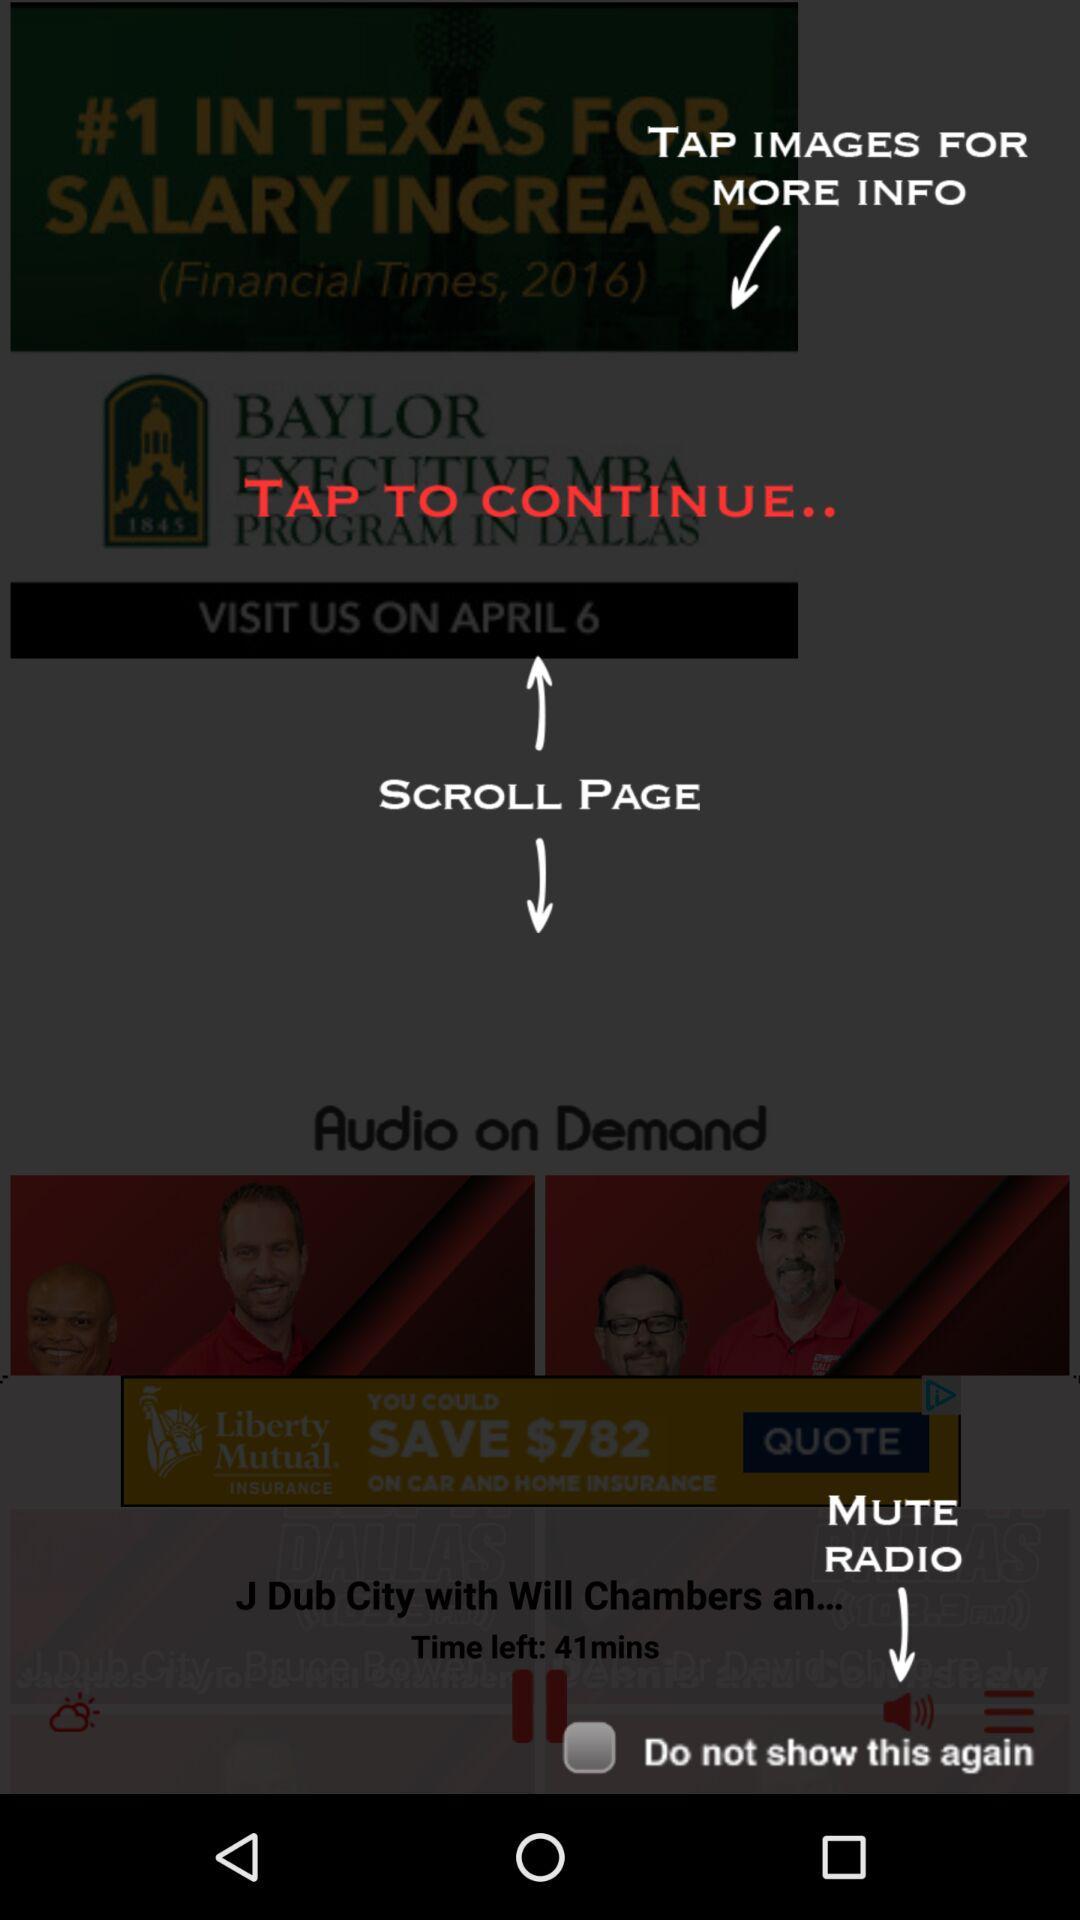  I want to click on the volume icon, so click(908, 1832).